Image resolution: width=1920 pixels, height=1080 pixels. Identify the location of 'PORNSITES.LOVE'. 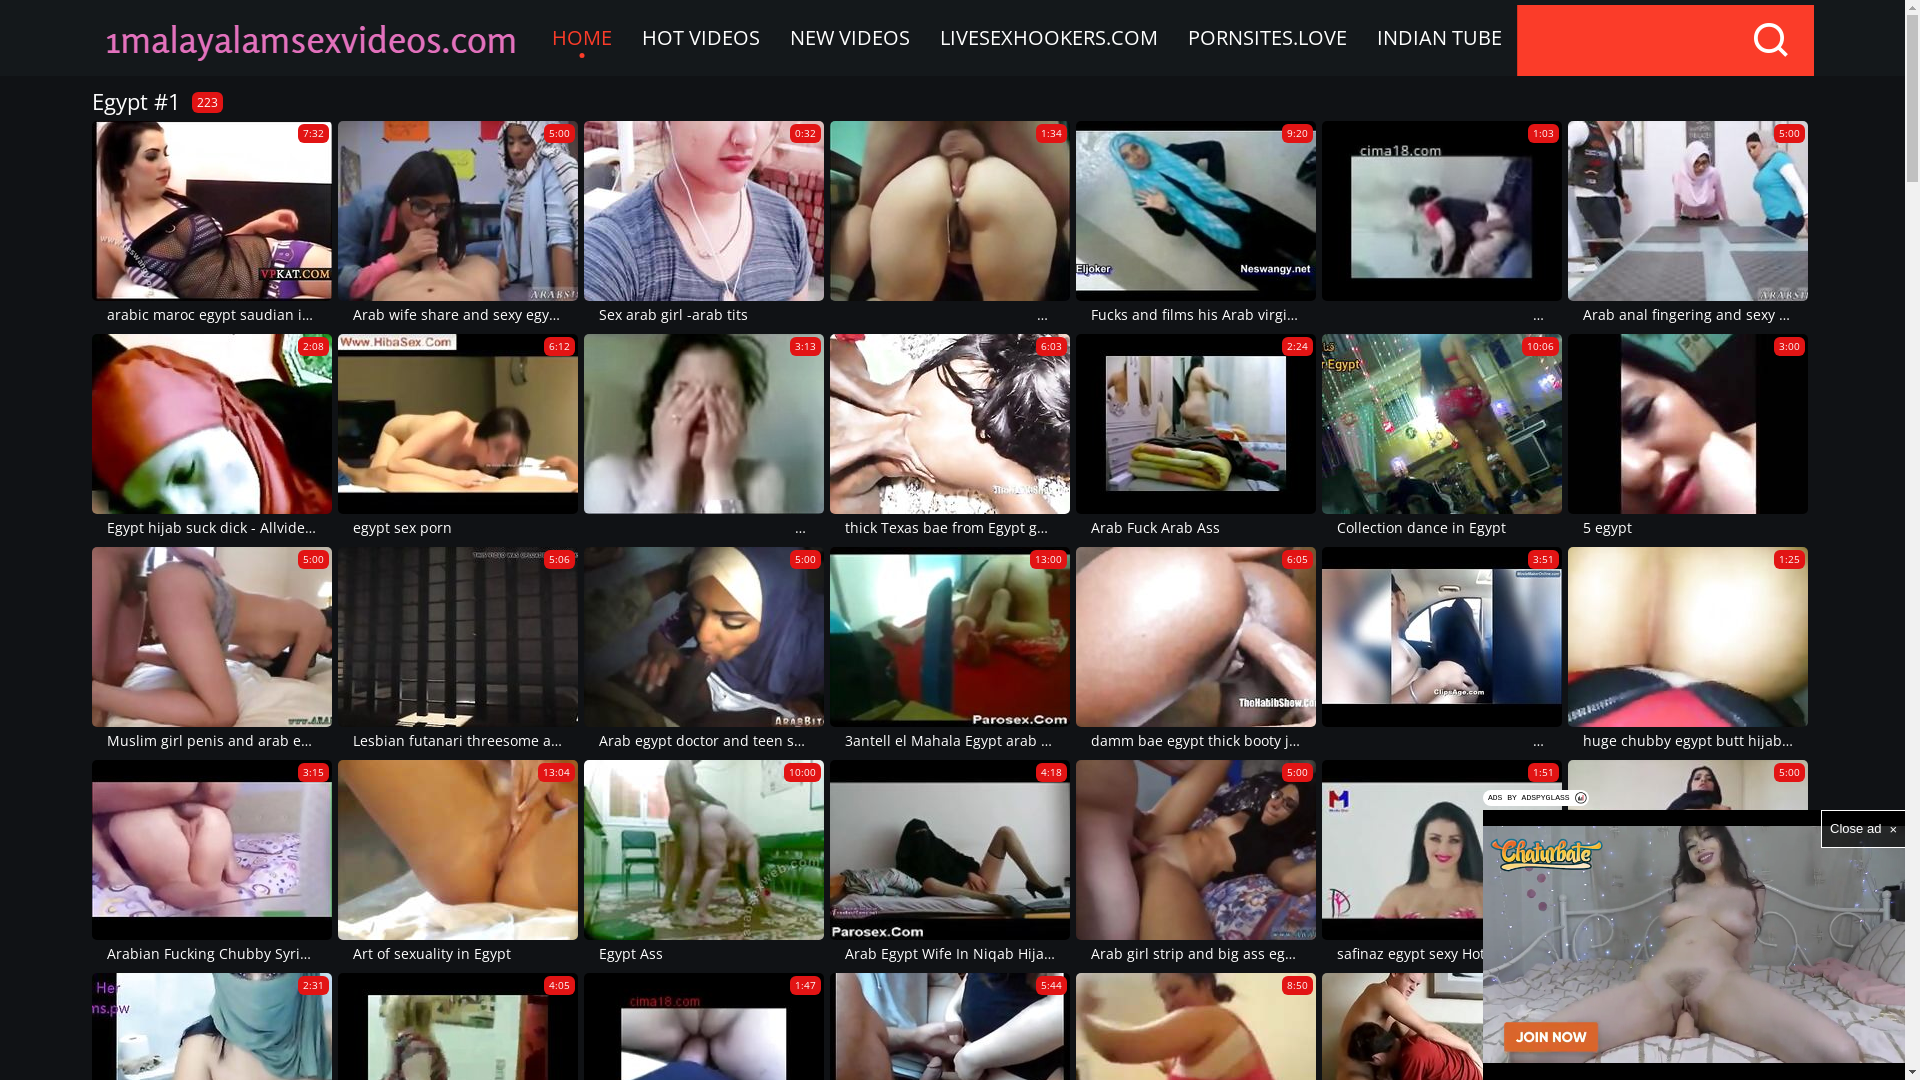
(1265, 38).